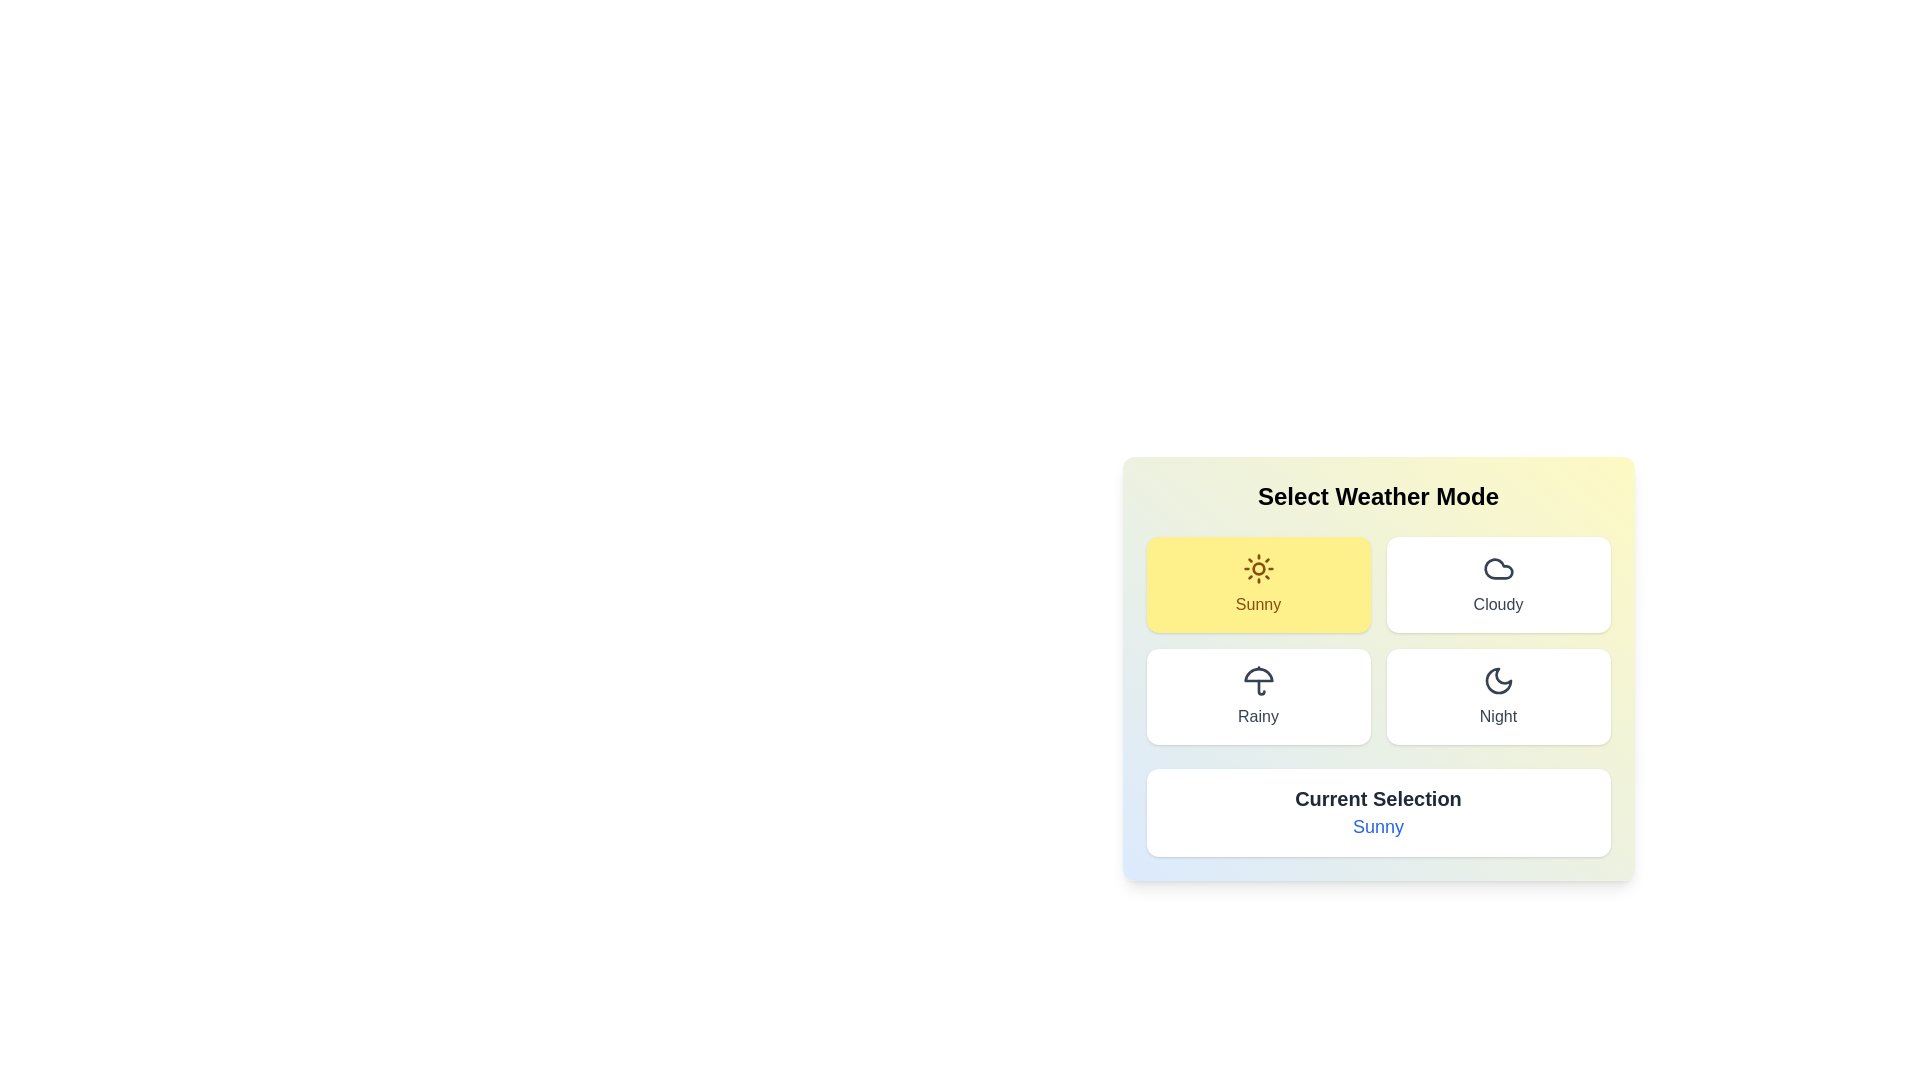 This screenshot has width=1920, height=1080. Describe the element at coordinates (1498, 696) in the screenshot. I see `the Night button to select it` at that location.